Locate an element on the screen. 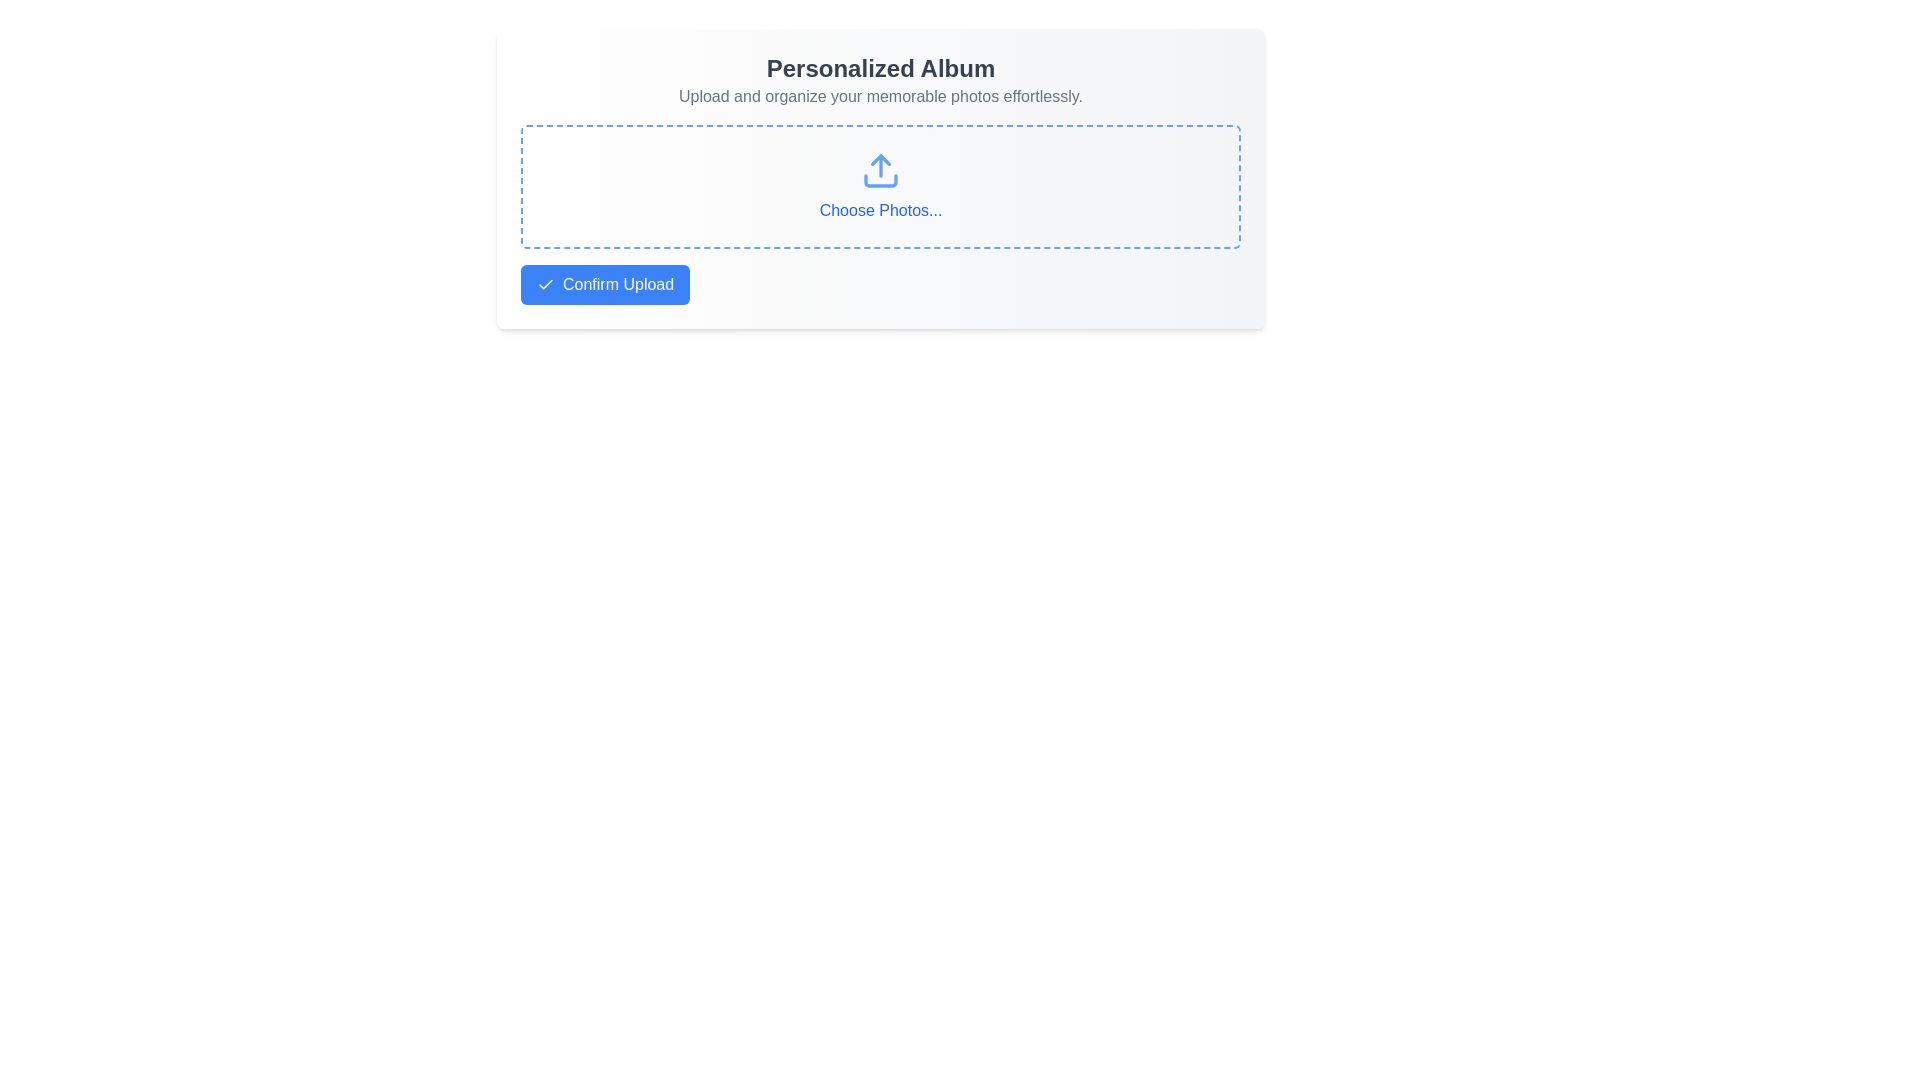 The image size is (1920, 1080). the bottom stroke of the arrow-like upload icon within the dashed rectangular area titled 'Choose Photos...' is located at coordinates (880, 181).